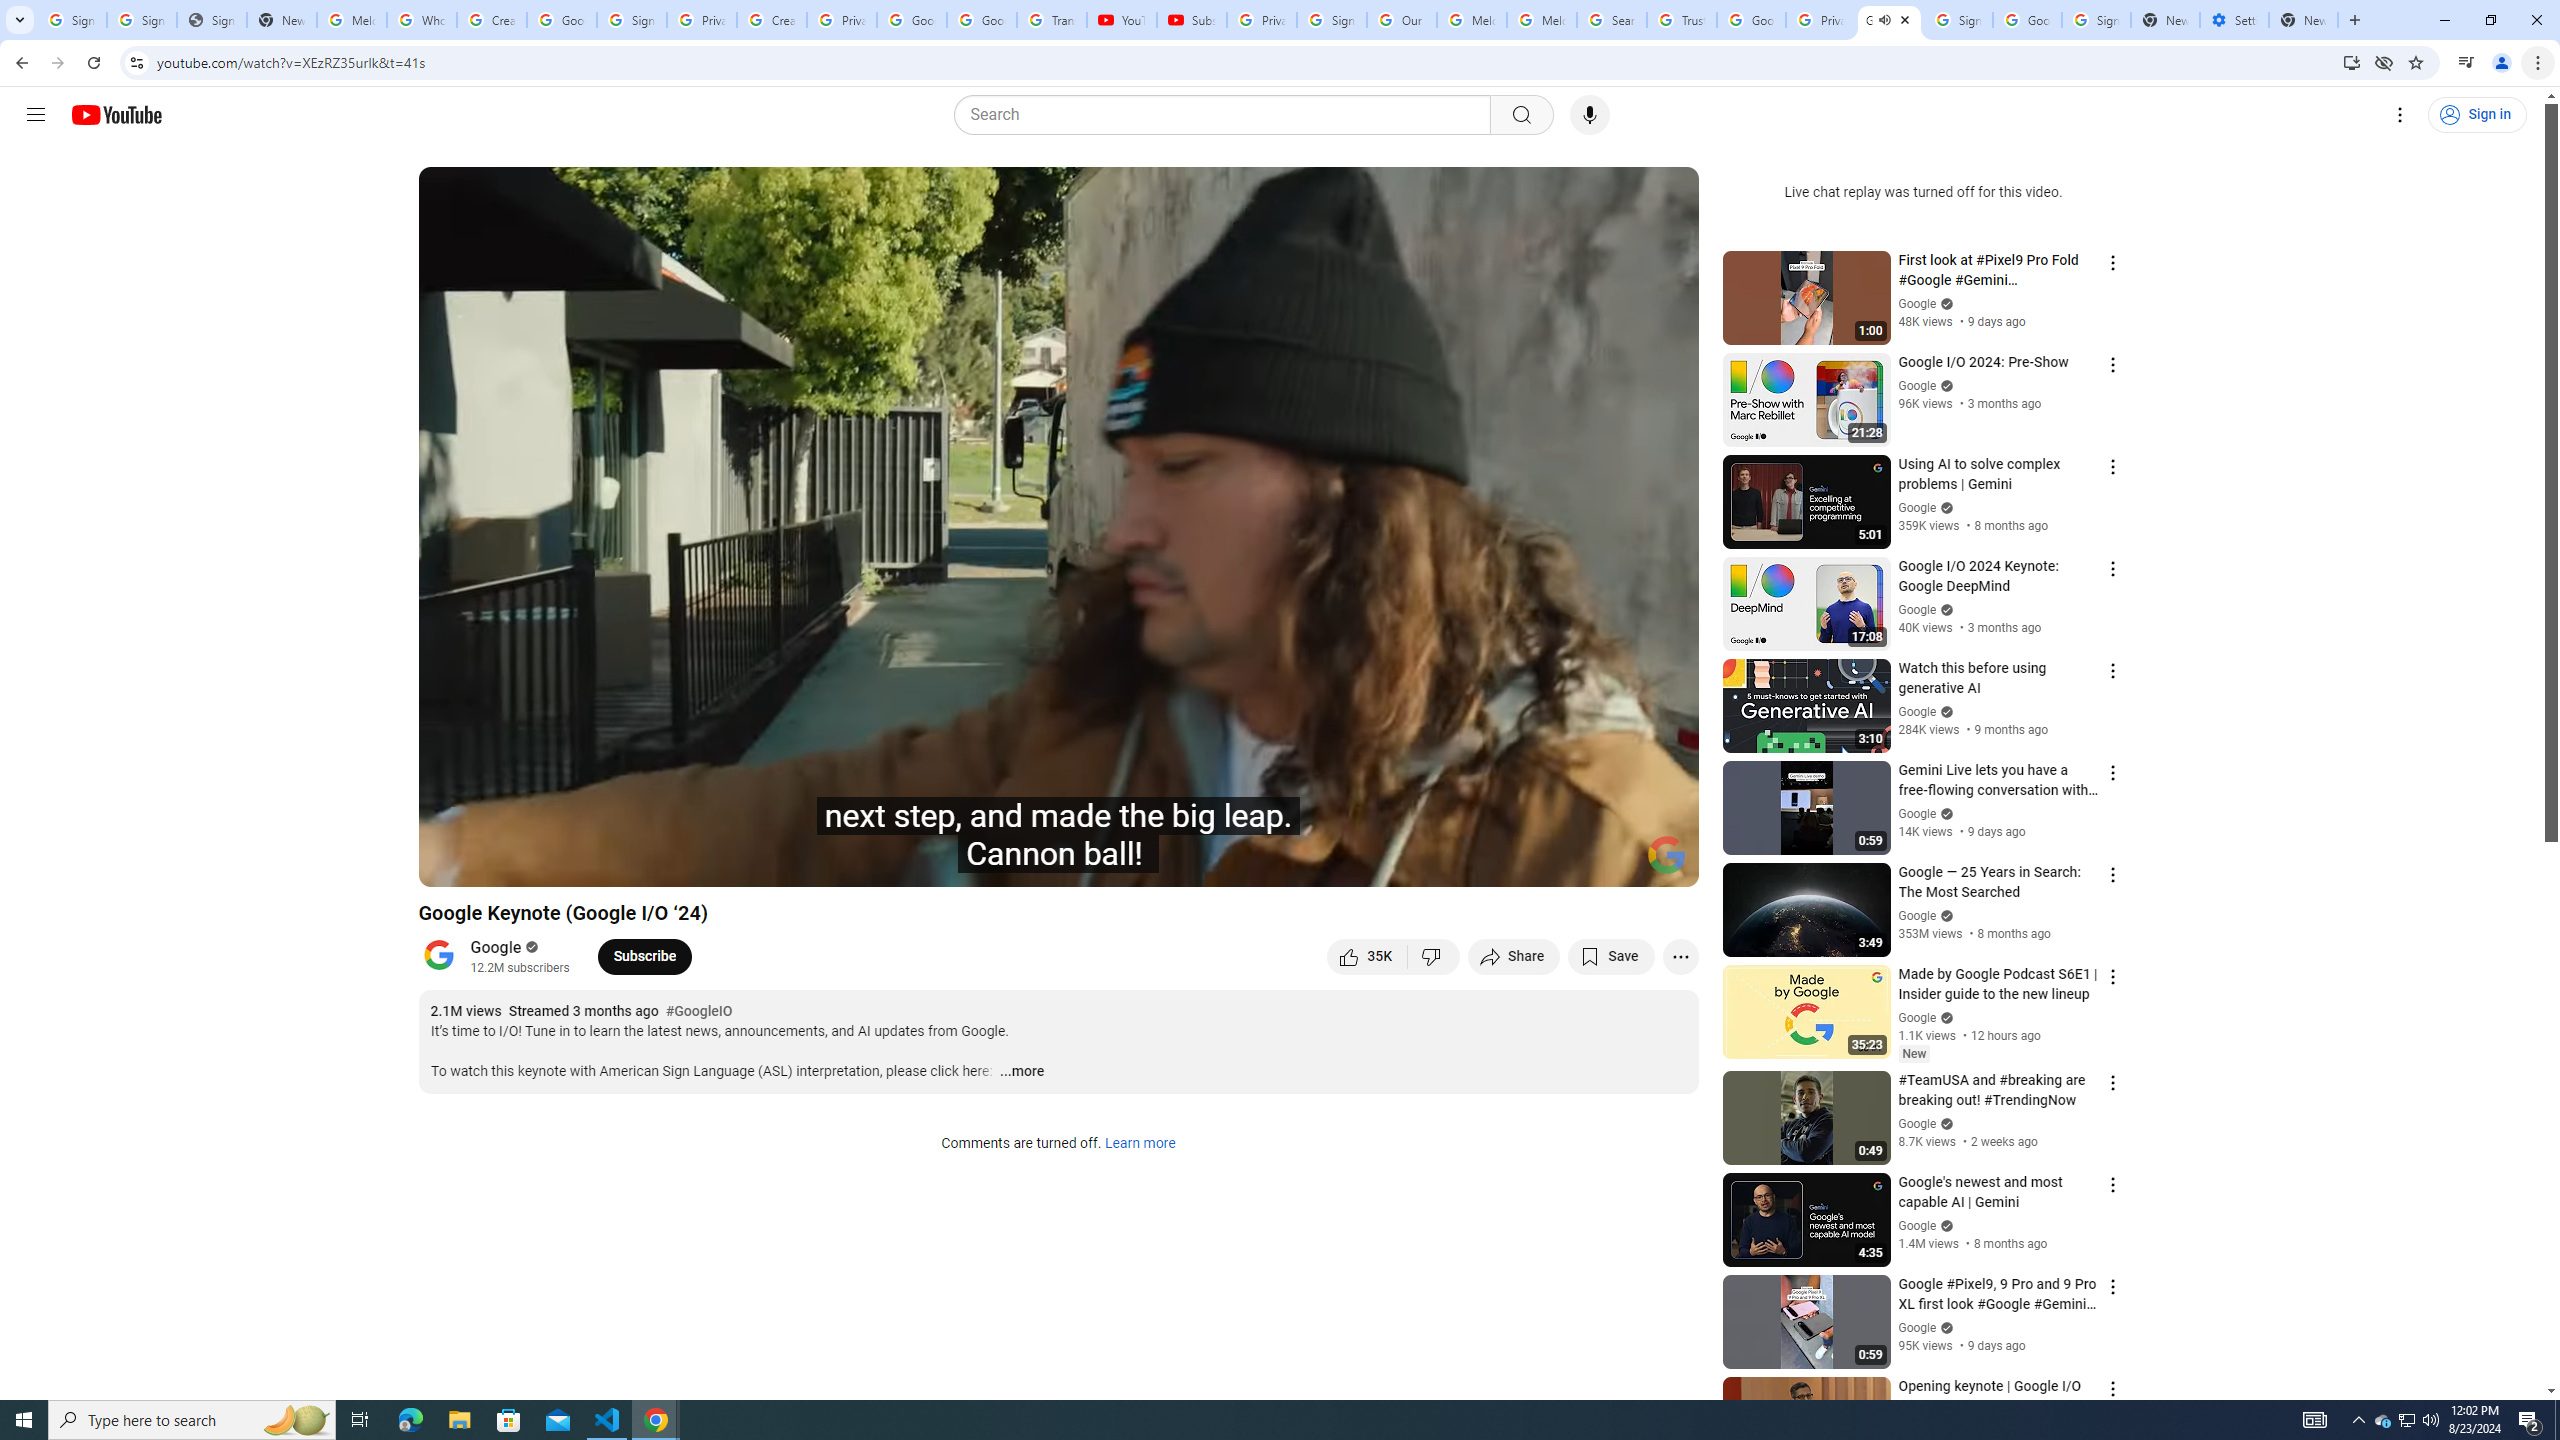 The image size is (2560, 1440). Describe the element at coordinates (1057, 836) in the screenshot. I see `'Seek slider'` at that location.